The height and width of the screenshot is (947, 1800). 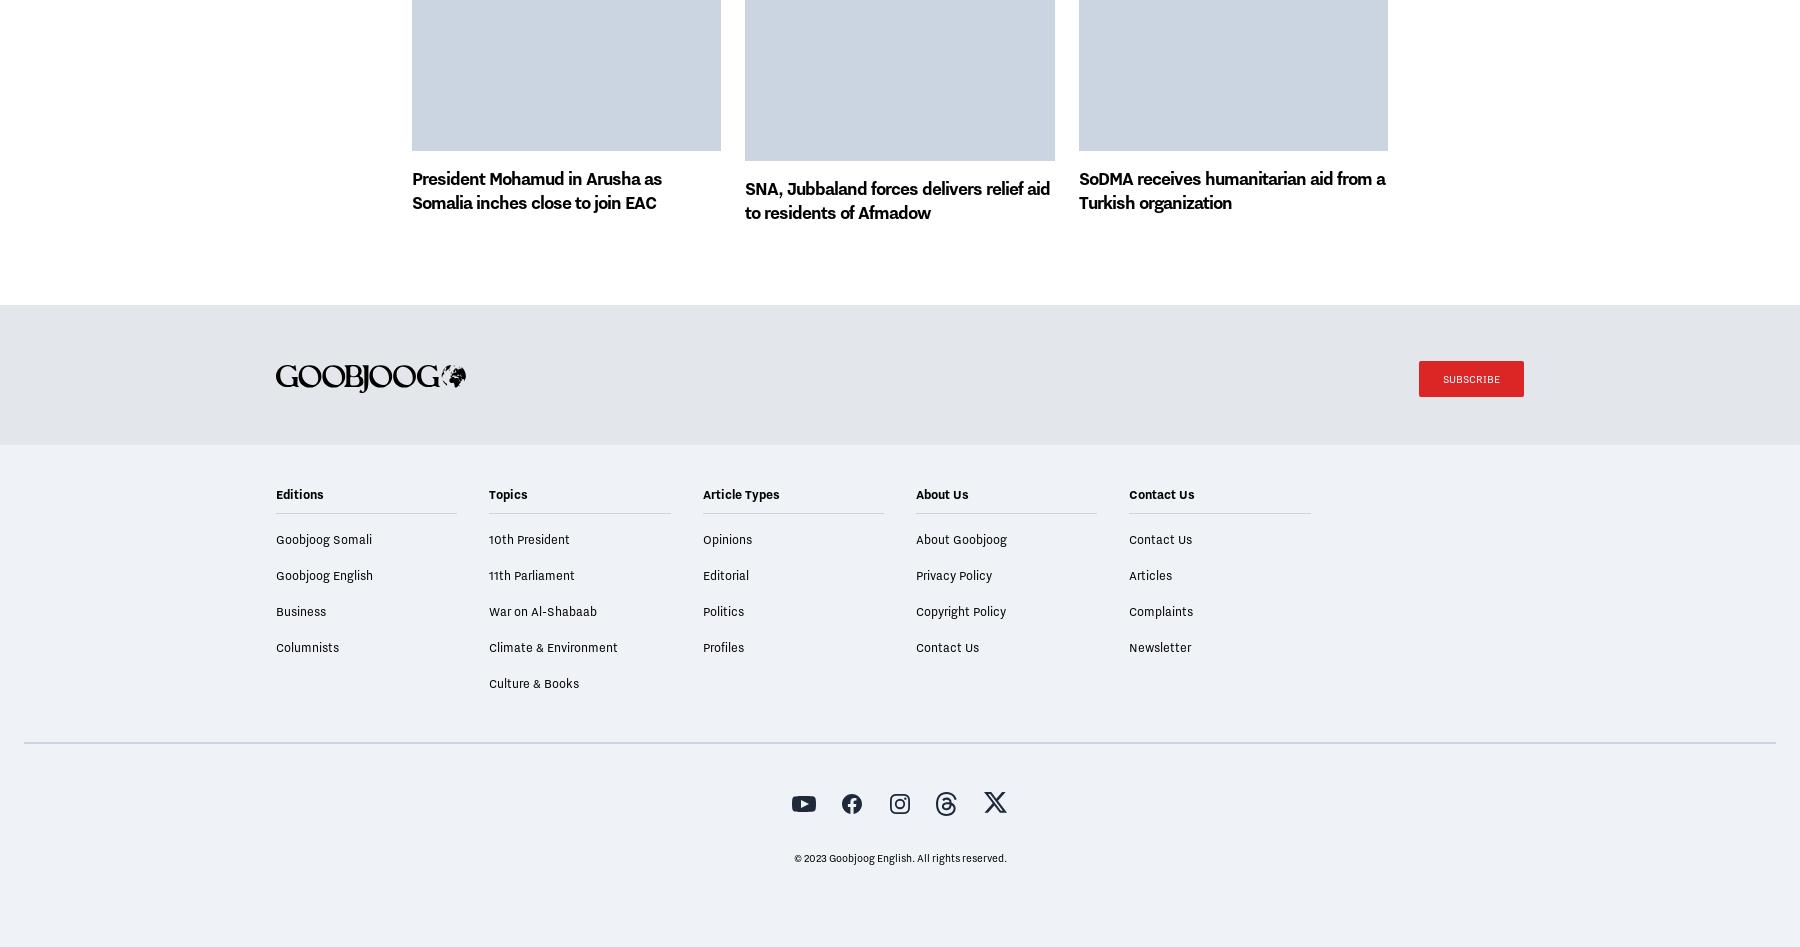 I want to click on '11th Parliament', so click(x=531, y=631).